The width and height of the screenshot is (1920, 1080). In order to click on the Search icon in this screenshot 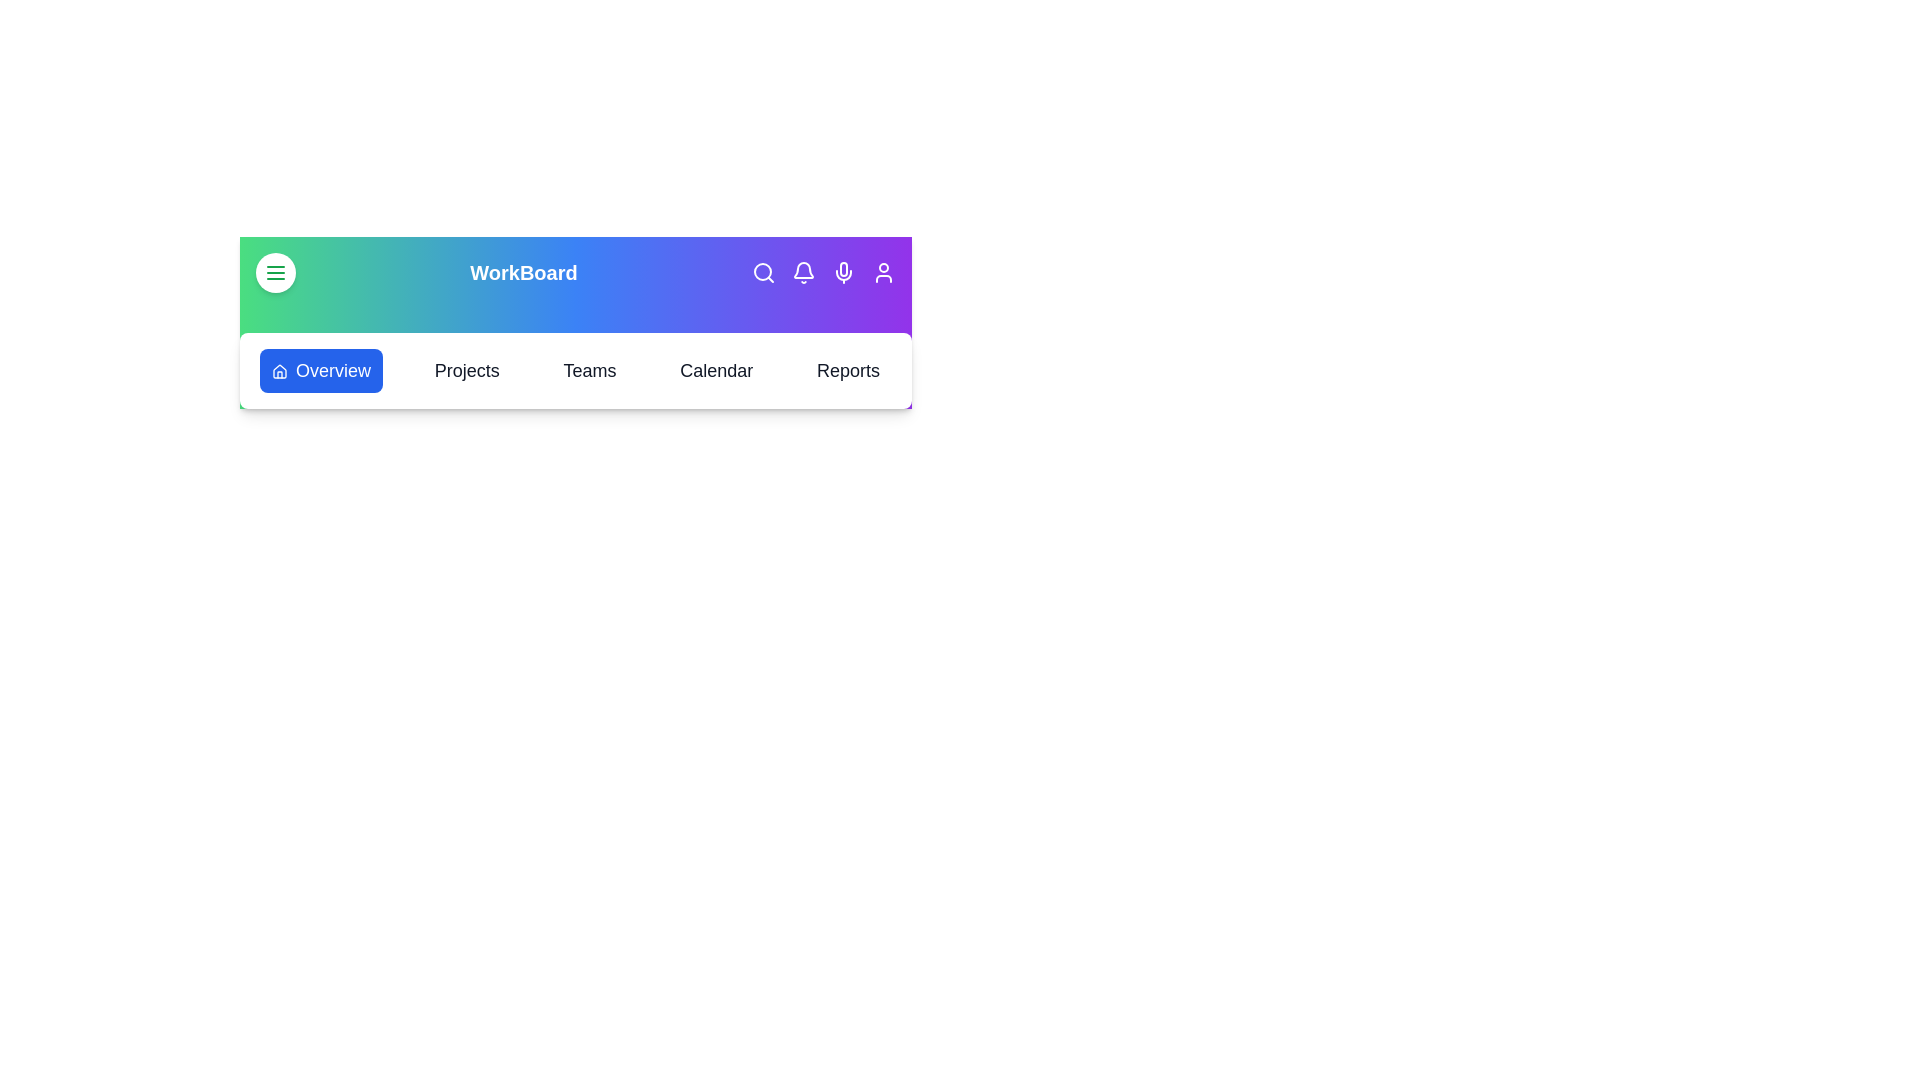, I will do `click(762, 273)`.